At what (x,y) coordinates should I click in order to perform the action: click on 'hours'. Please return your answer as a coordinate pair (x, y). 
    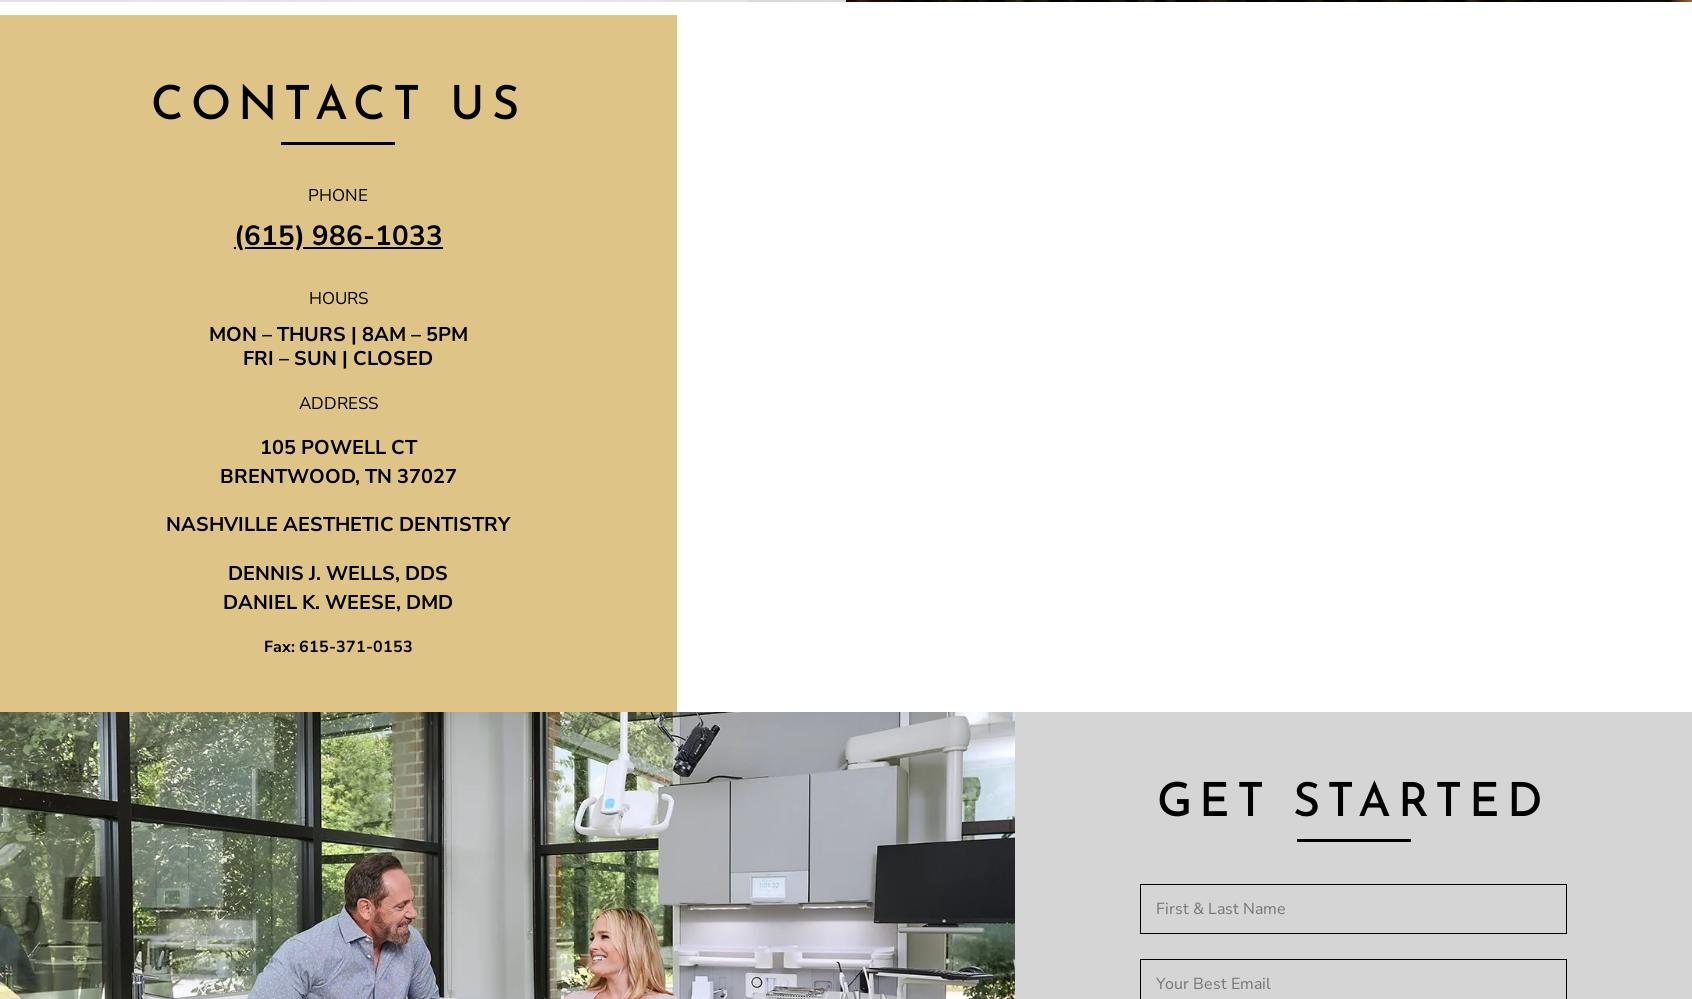
    Looking at the image, I should click on (336, 296).